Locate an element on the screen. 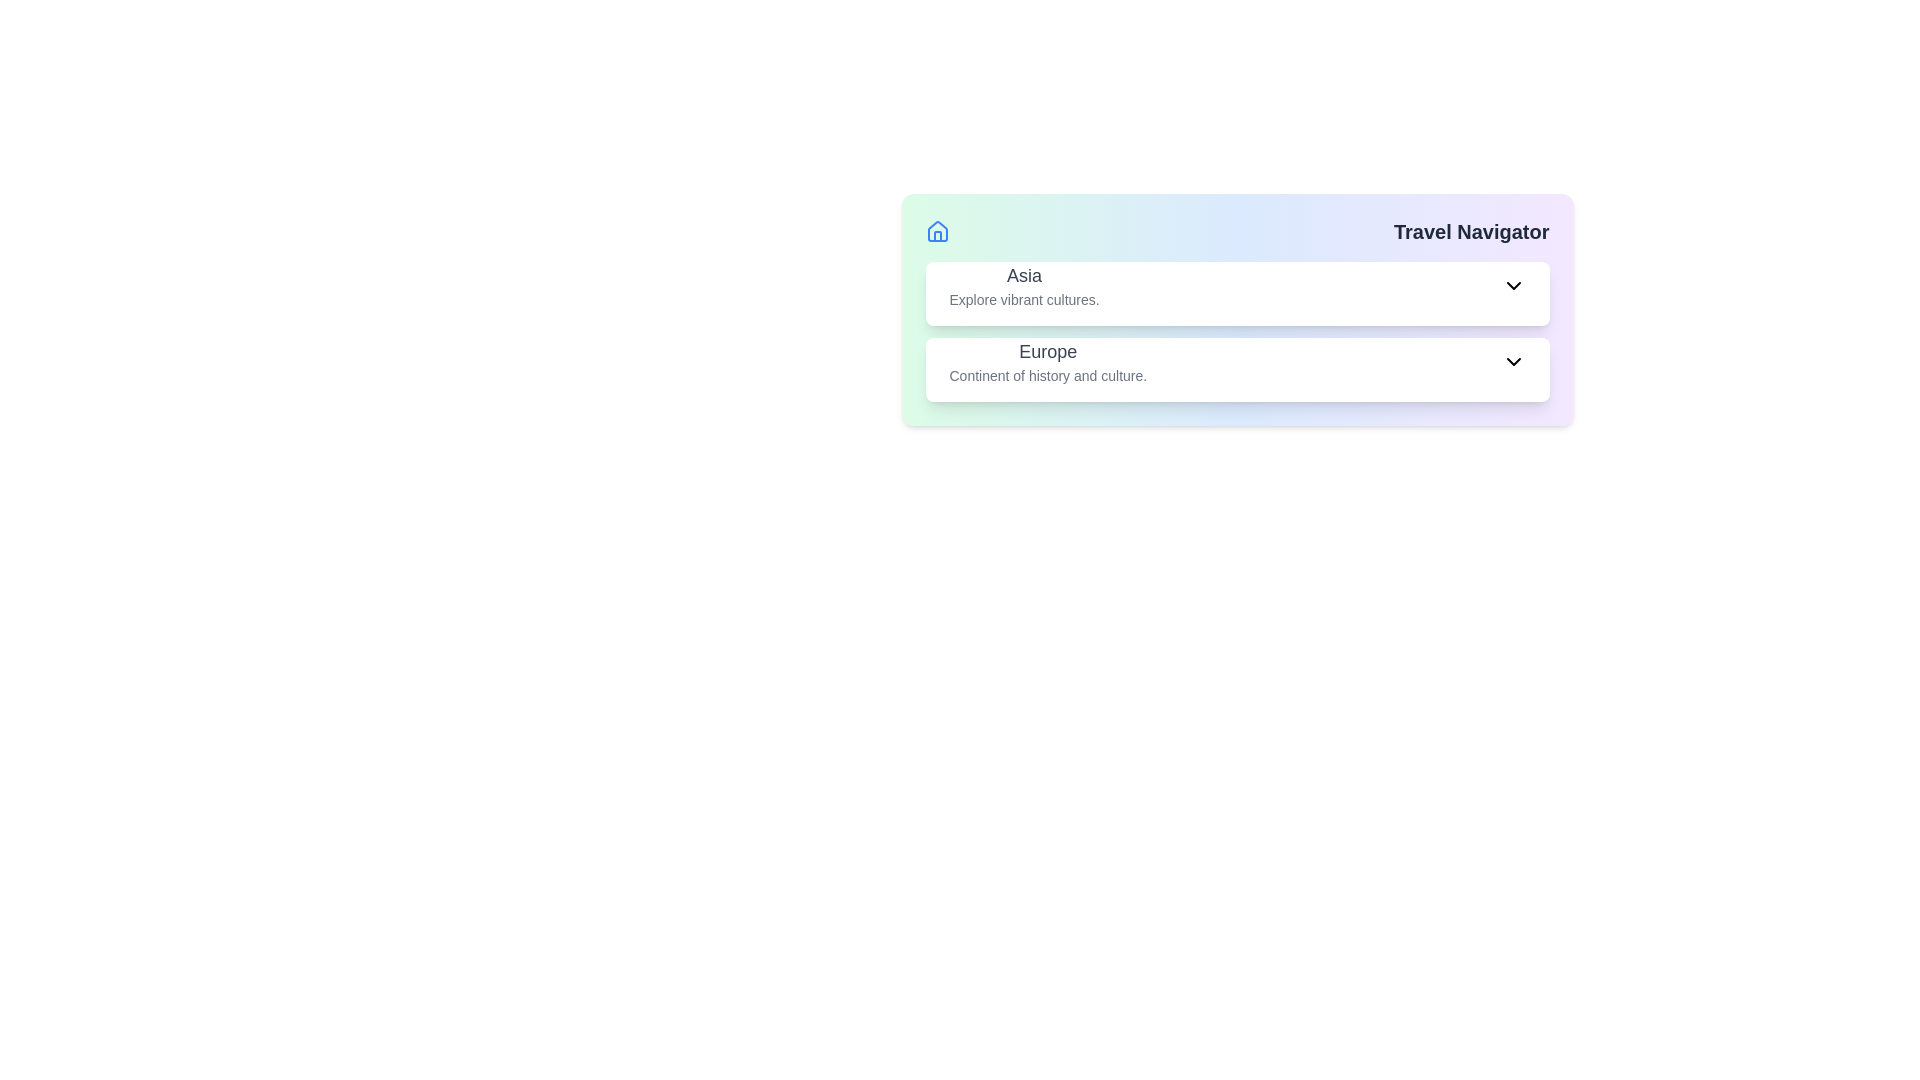 The width and height of the screenshot is (1920, 1080). the header bar with an icon is located at coordinates (1236, 230).